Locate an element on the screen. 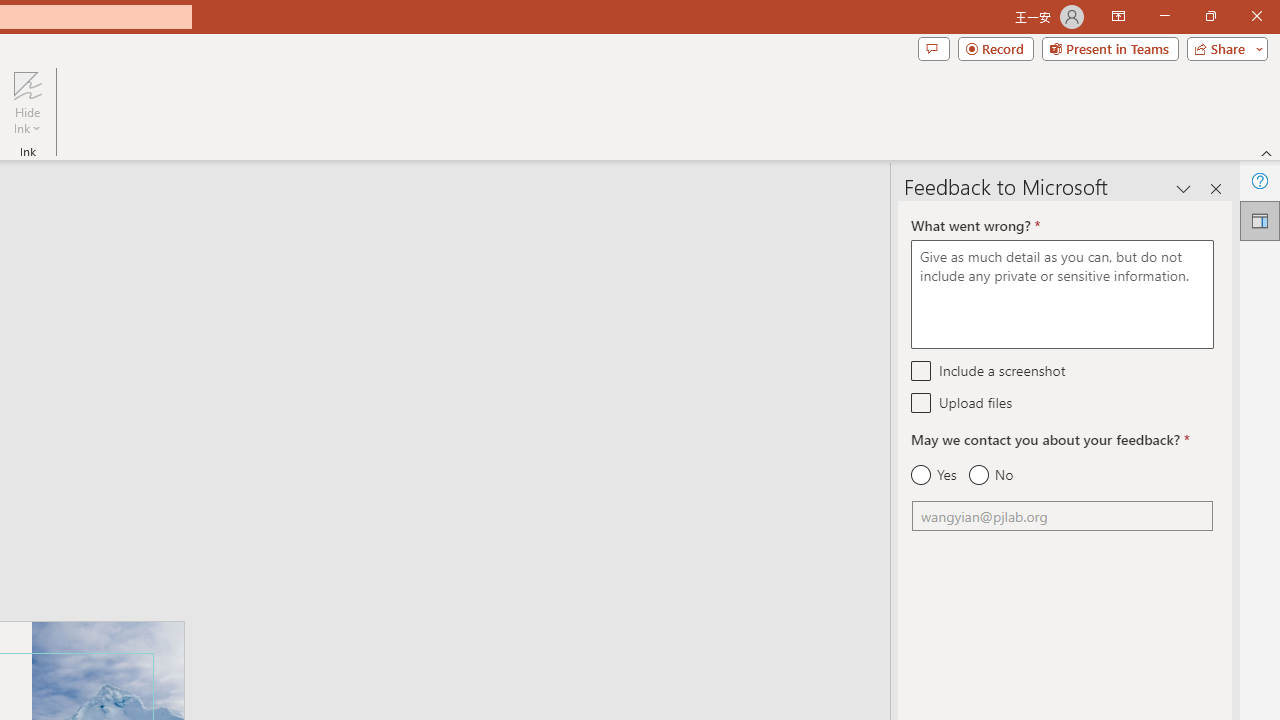 The width and height of the screenshot is (1280, 720). 'Comments' is located at coordinates (932, 47).